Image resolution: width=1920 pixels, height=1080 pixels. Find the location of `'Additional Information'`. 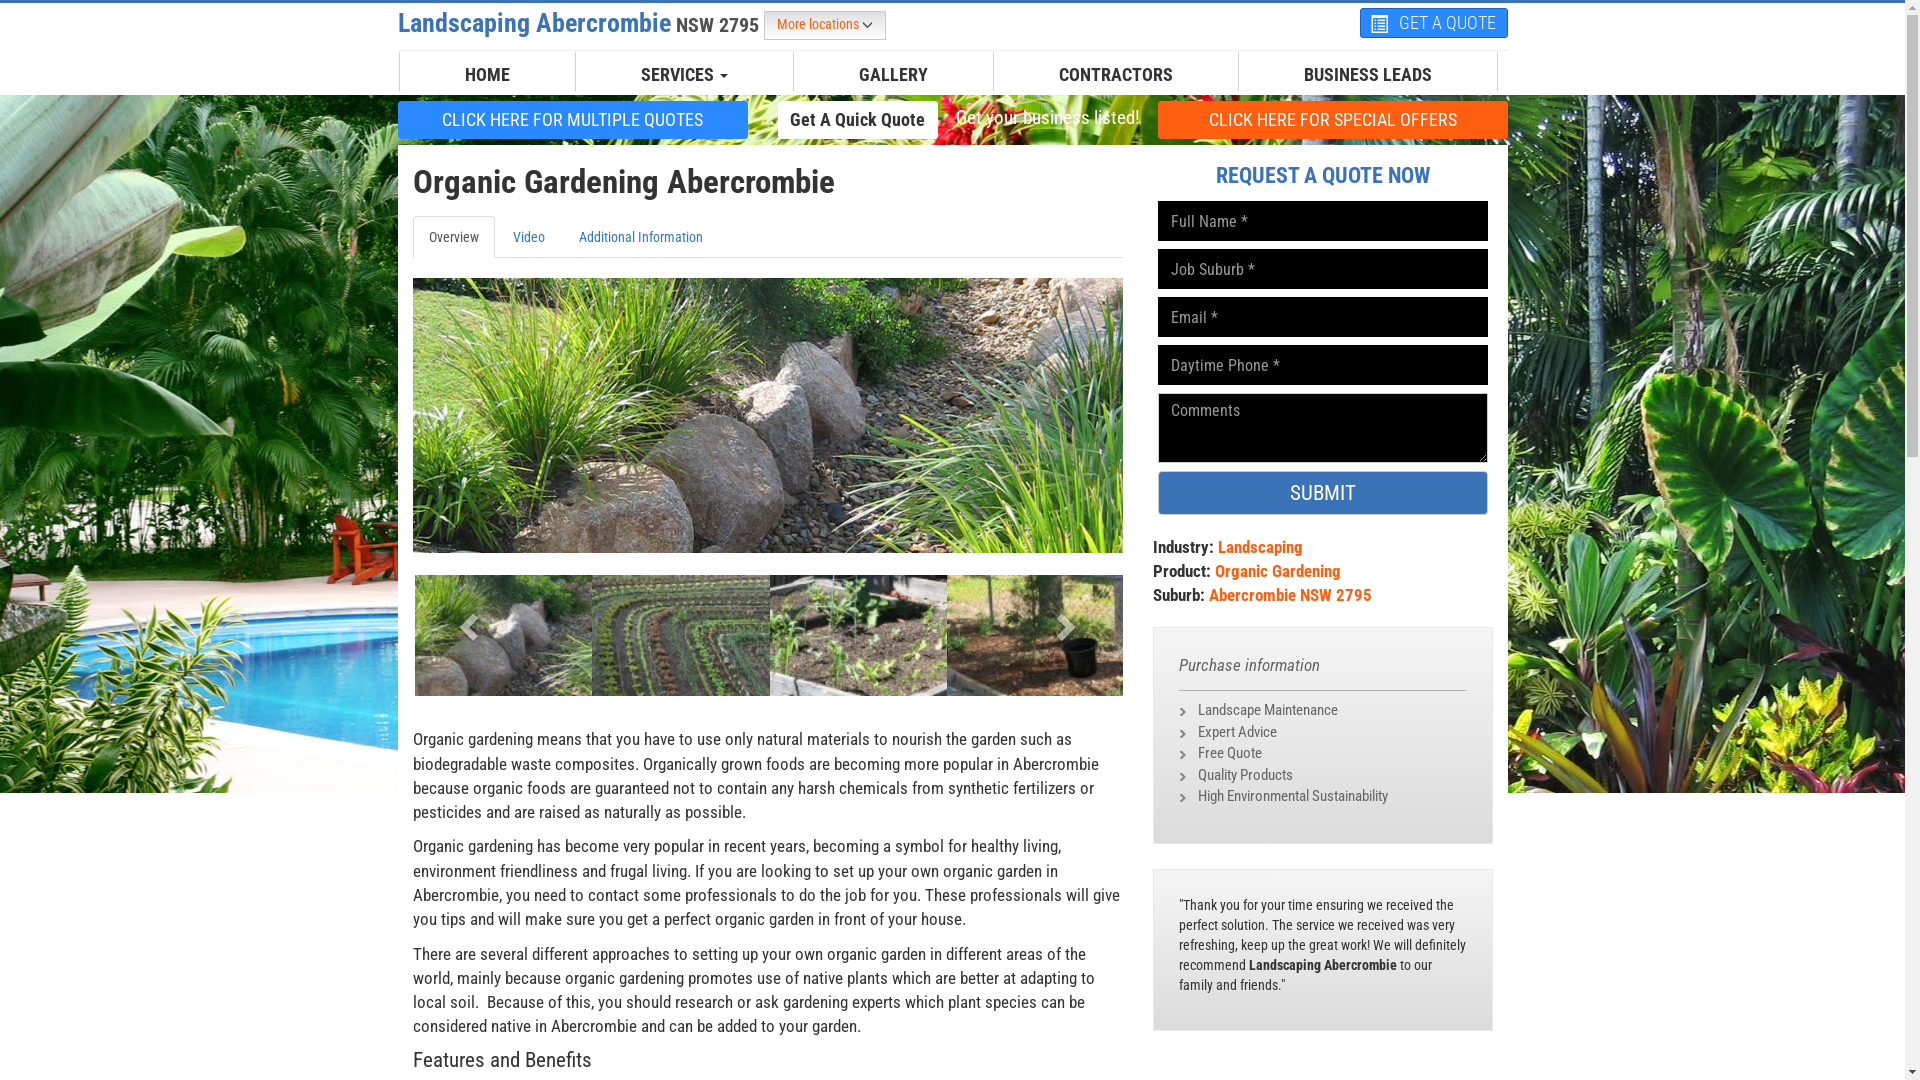

'Additional Information' is located at coordinates (638, 235).